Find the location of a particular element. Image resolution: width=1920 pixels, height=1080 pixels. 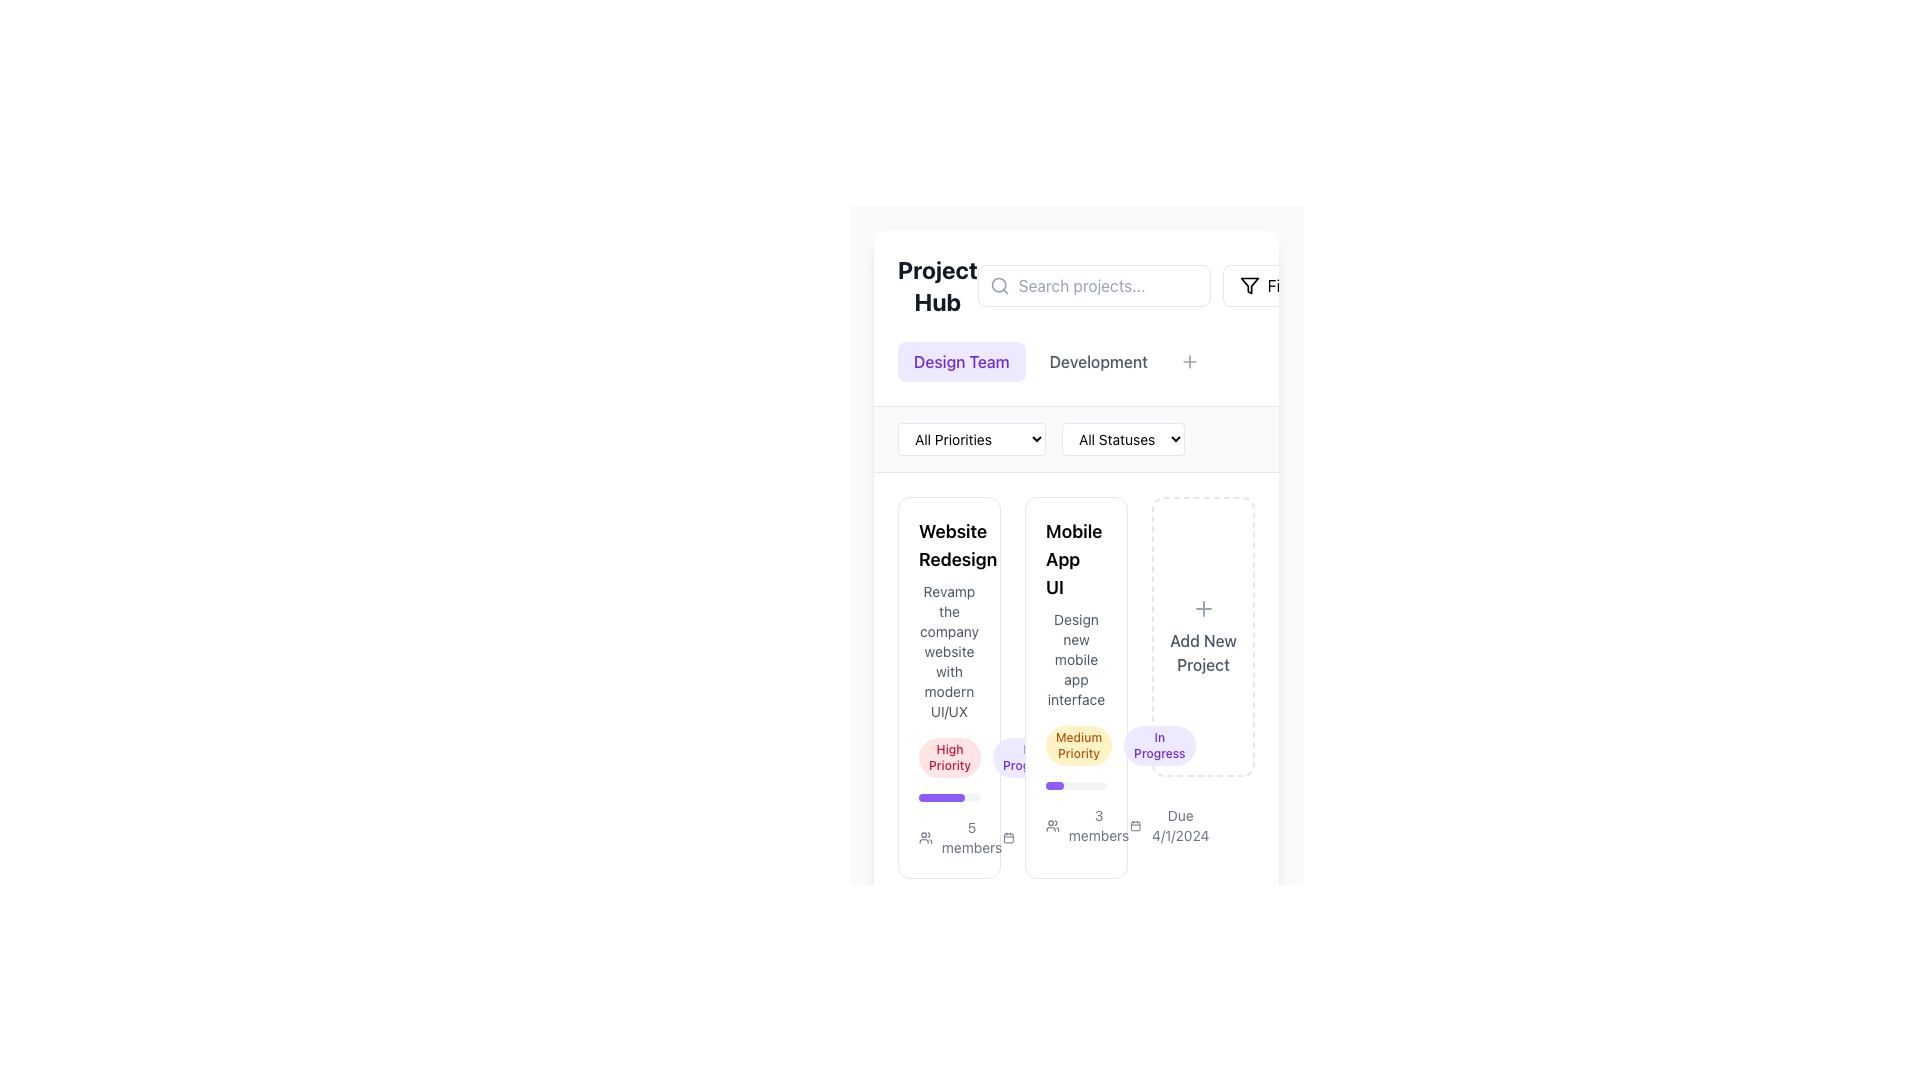

an option from the grouped component consisting of two dropdown menus, with the left dropdown displaying 'All Priorities' and the right dropdown displaying 'All Statuses' is located at coordinates (1075, 438).